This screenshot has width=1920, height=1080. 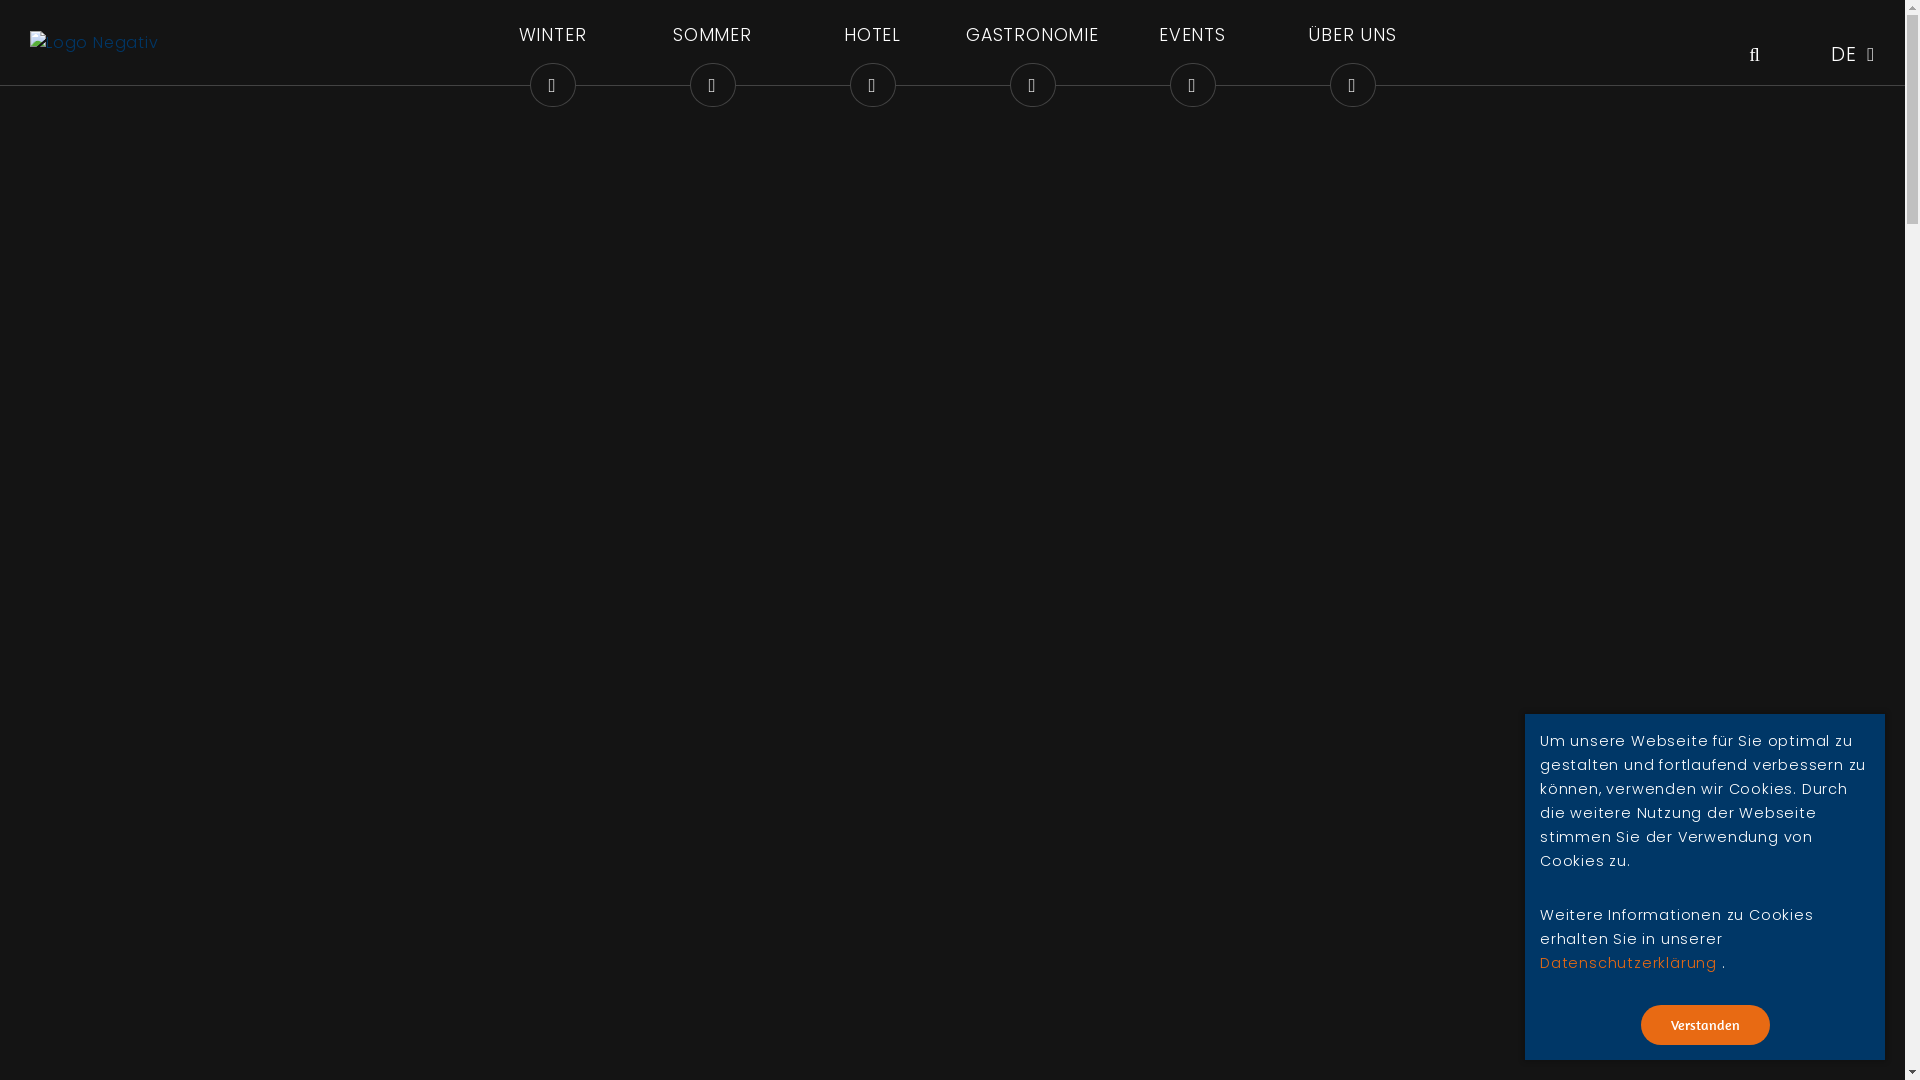 I want to click on 'SOMMER', so click(x=711, y=45).